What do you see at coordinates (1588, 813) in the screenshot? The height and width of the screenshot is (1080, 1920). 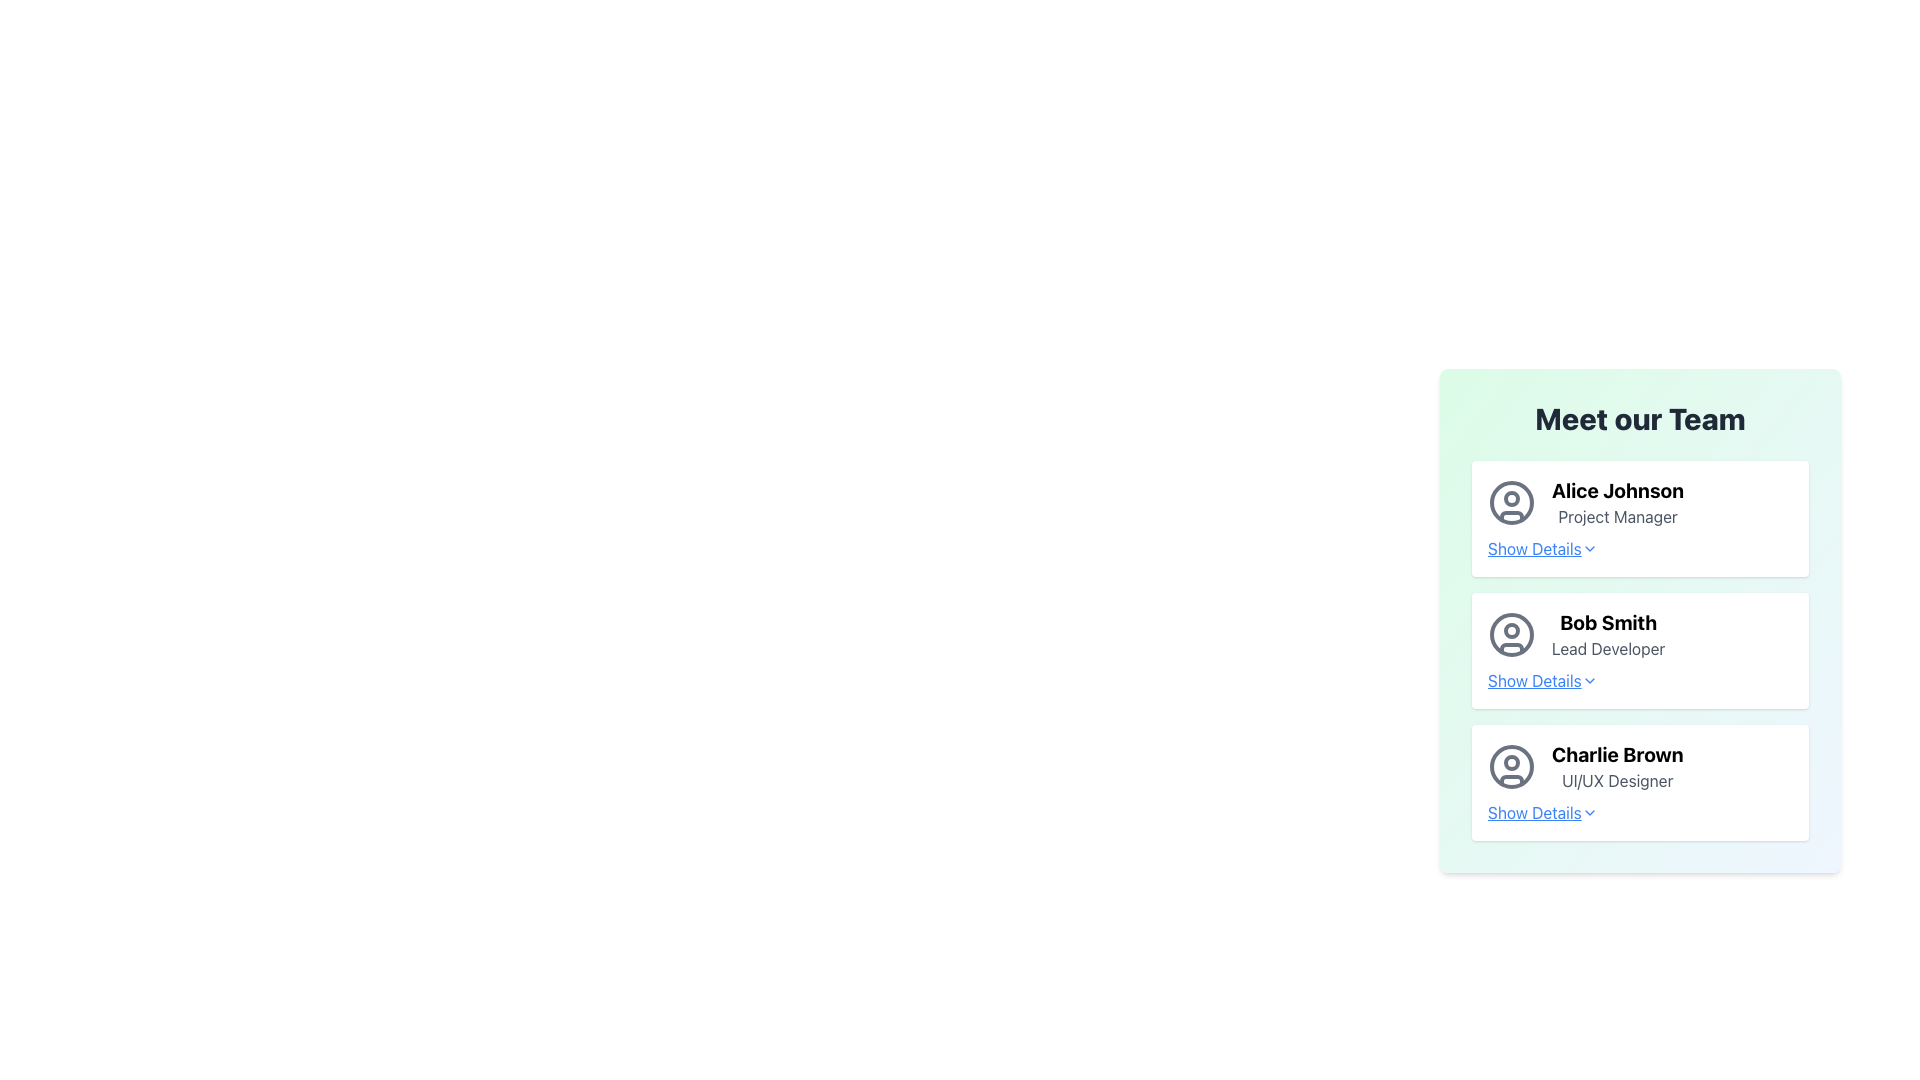 I see `the chevron icon located to the right of the 'Show Details' text for the entry associated with 'Charlie Brown', the UI/UX Designer` at bounding box center [1588, 813].